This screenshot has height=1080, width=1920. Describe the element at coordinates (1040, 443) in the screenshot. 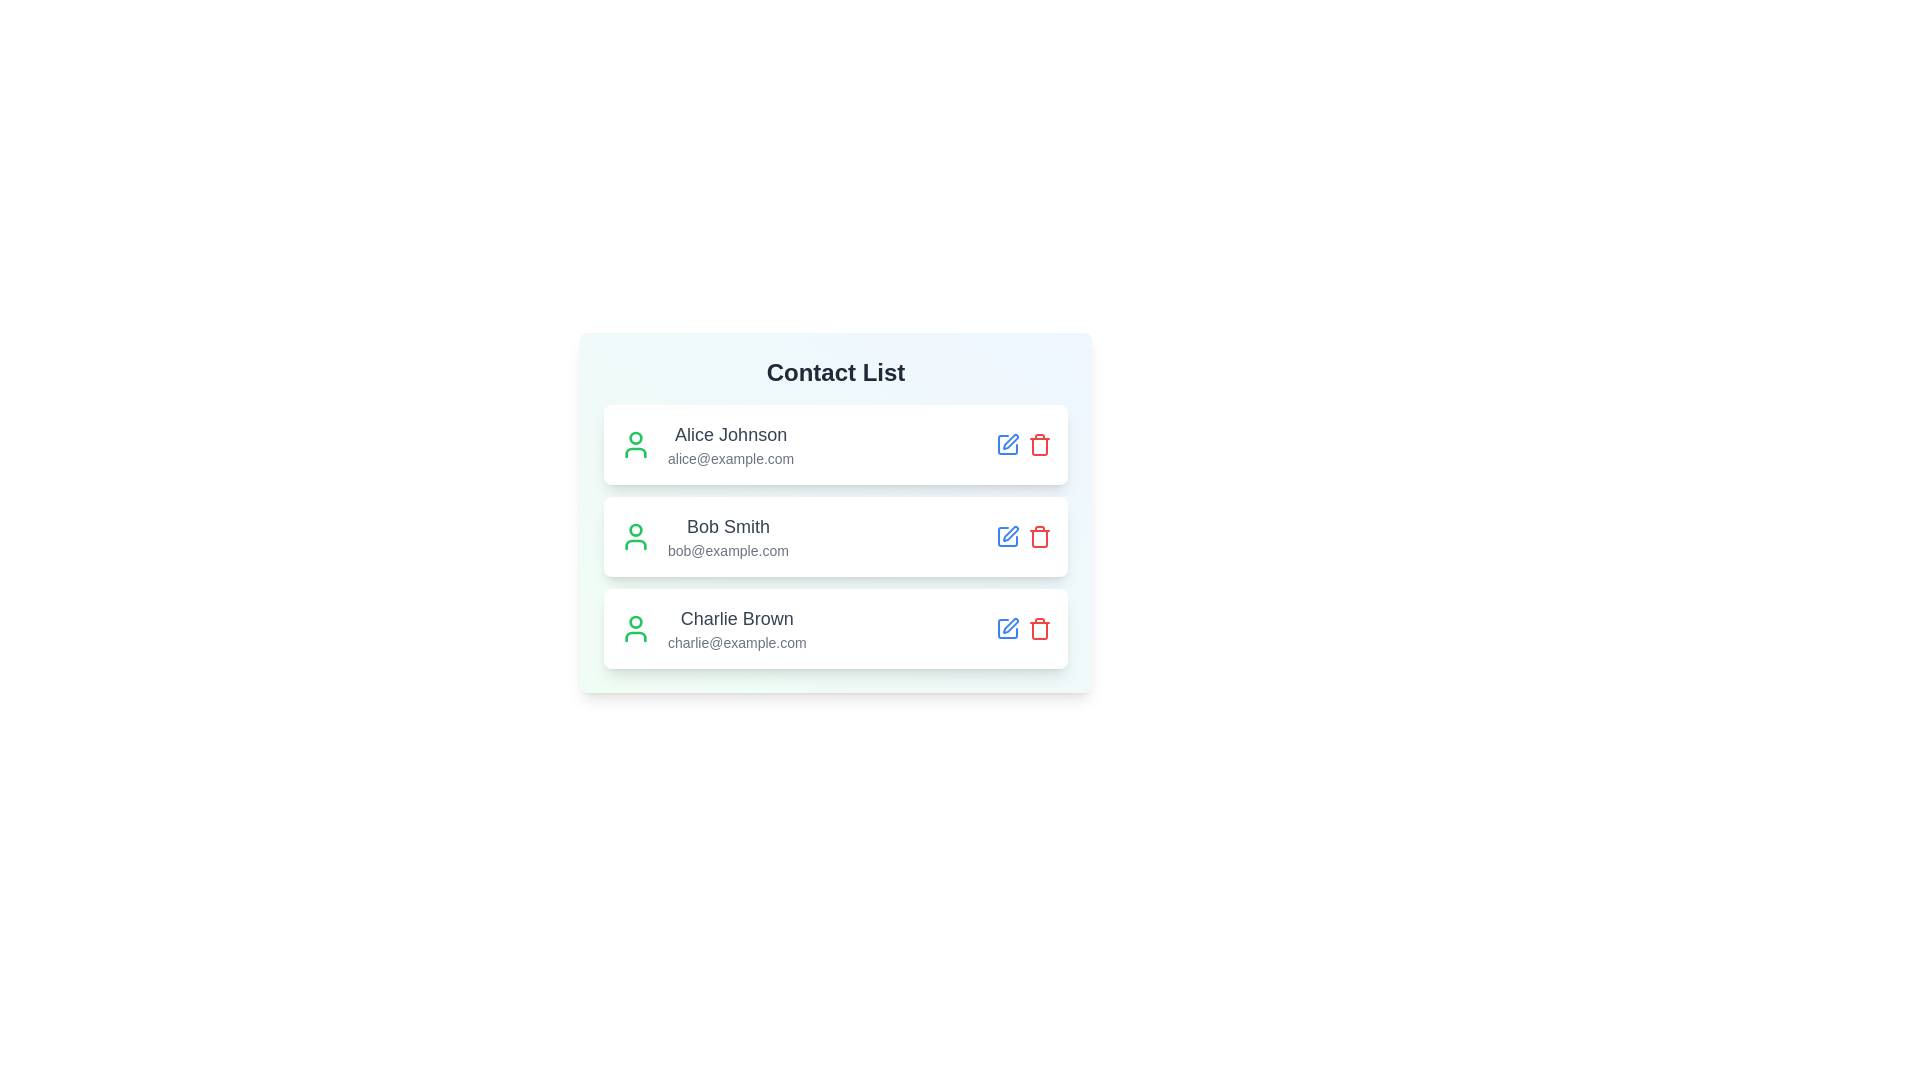

I see `the contact corresponding to the Alice Johnson by clicking the associated delete button` at that location.